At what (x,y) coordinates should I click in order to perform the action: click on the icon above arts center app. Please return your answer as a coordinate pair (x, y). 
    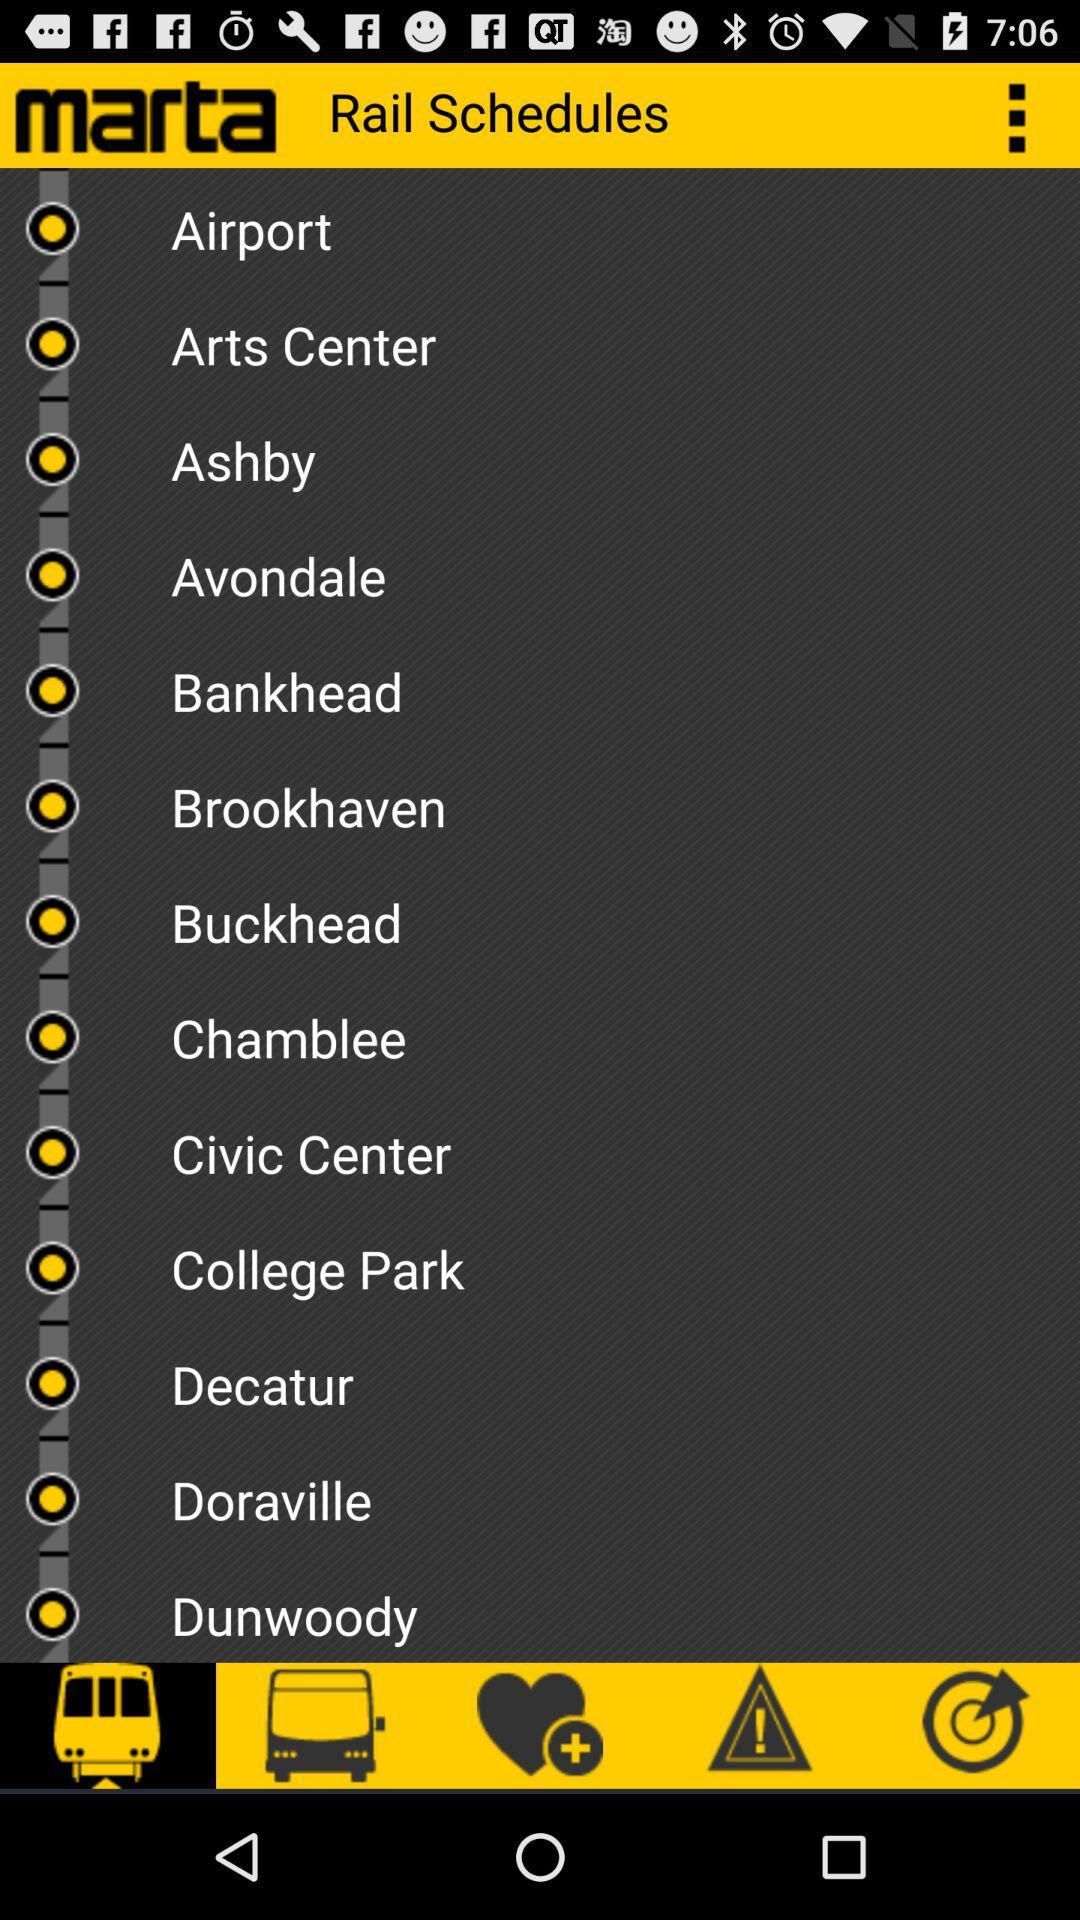
    Looking at the image, I should click on (624, 222).